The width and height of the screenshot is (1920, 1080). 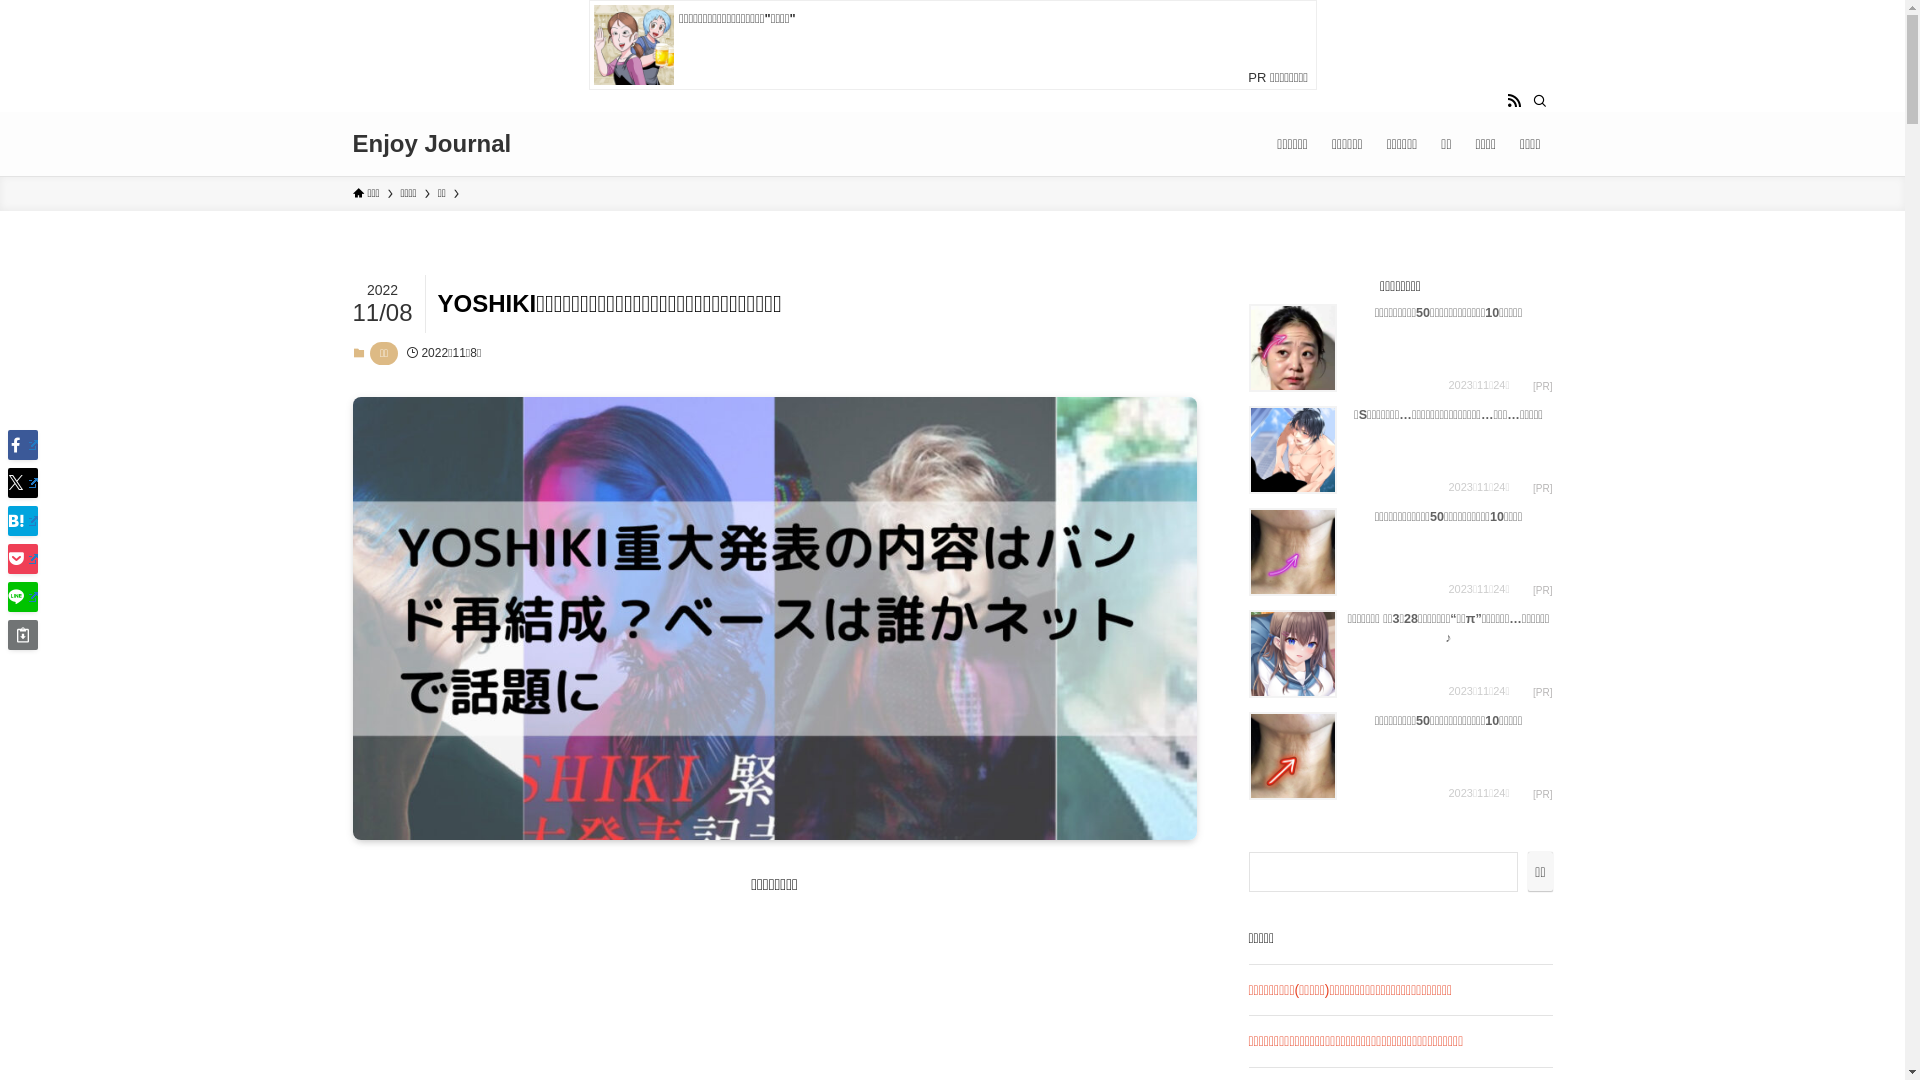 I want to click on 'Enjoy Journal', so click(x=430, y=142).